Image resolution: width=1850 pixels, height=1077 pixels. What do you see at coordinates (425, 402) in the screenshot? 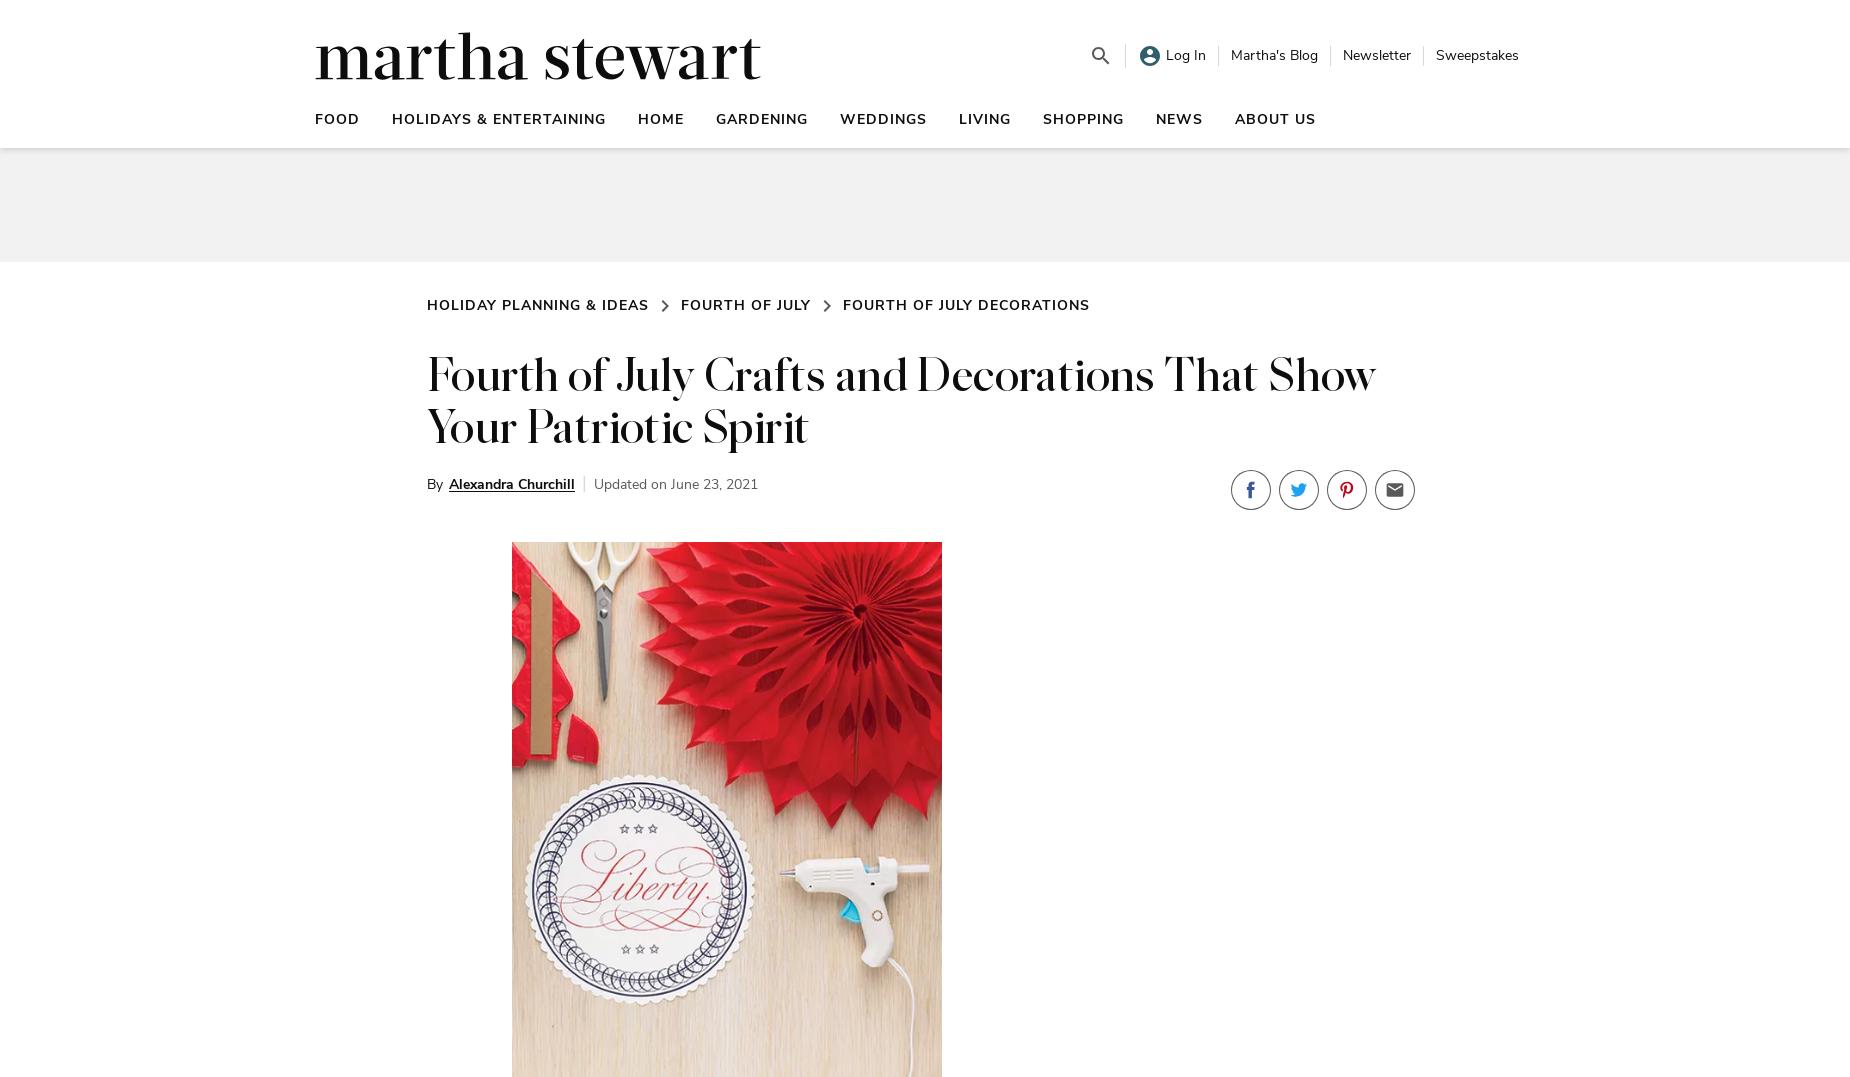
I see `'Fourth of July Crafts and Decorations That Show Your Patriotic Spirit'` at bounding box center [425, 402].